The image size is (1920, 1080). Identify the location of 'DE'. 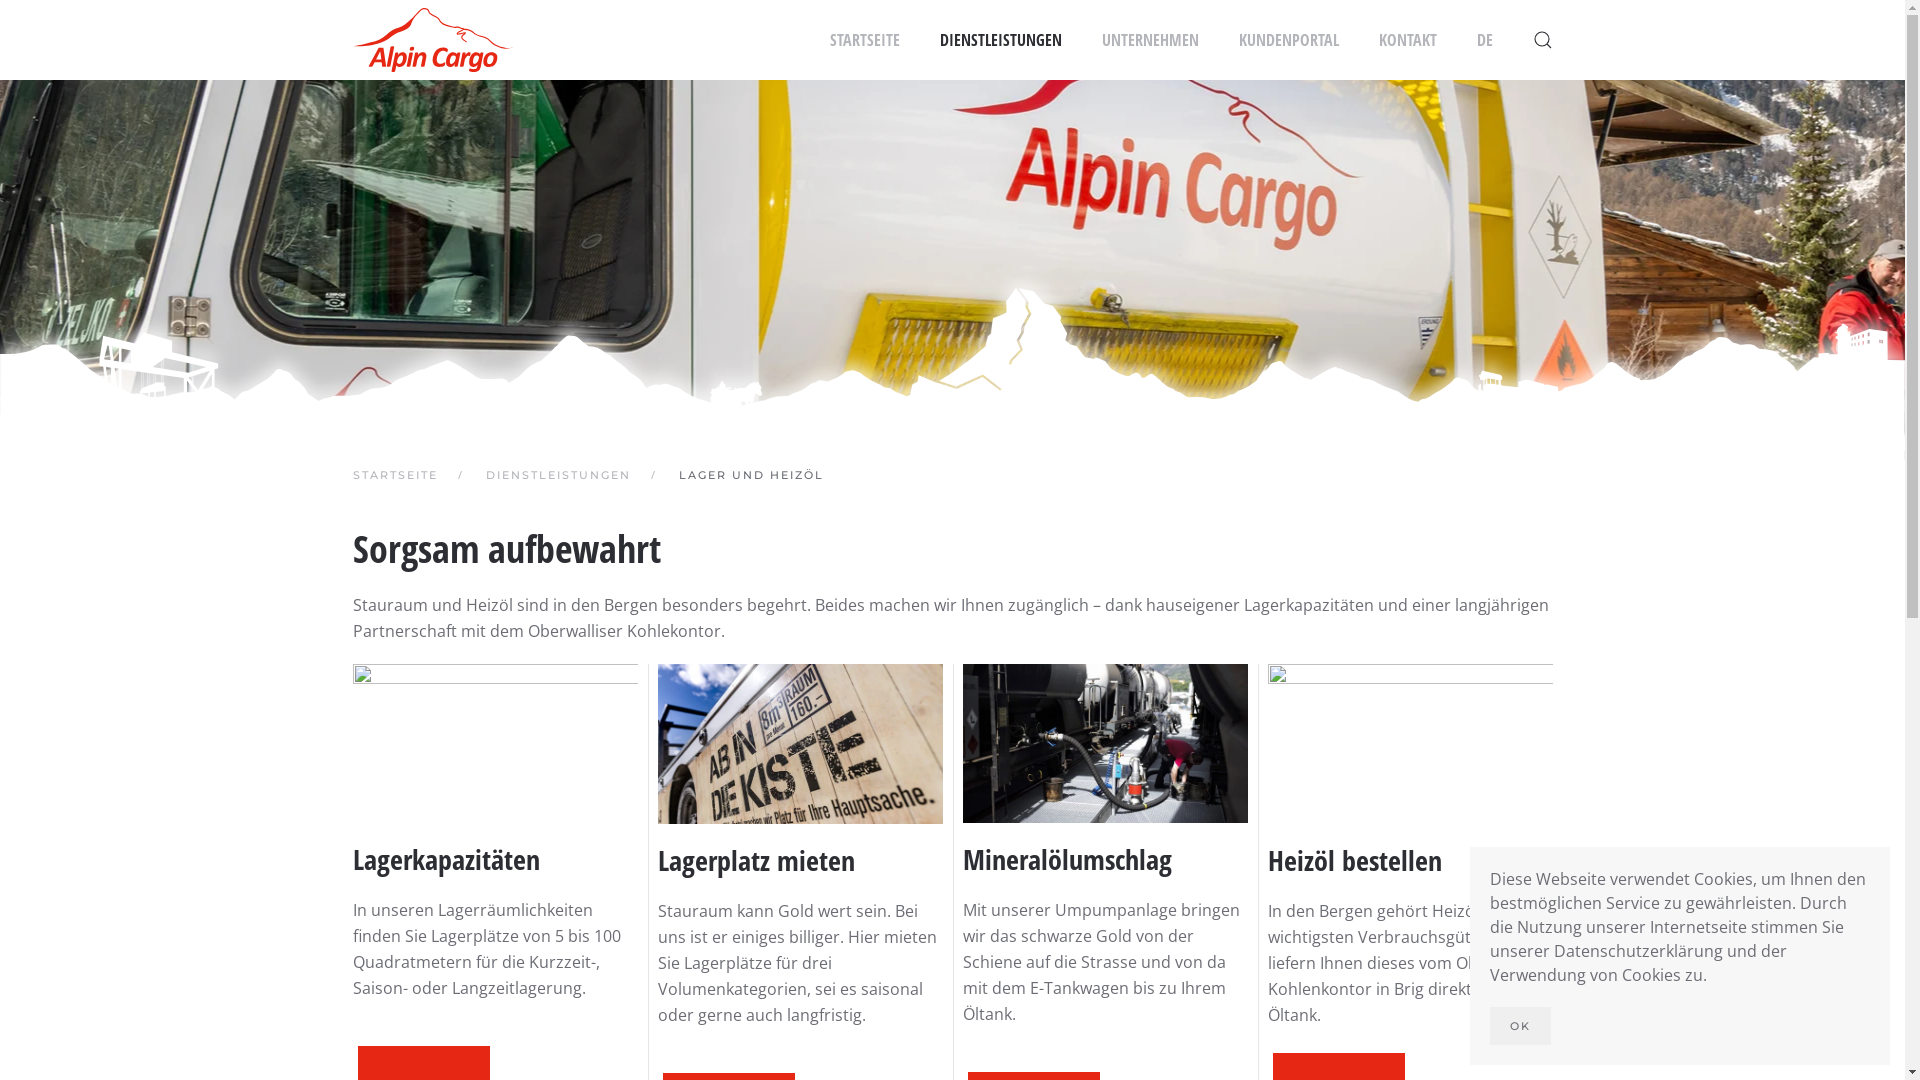
(1483, 39).